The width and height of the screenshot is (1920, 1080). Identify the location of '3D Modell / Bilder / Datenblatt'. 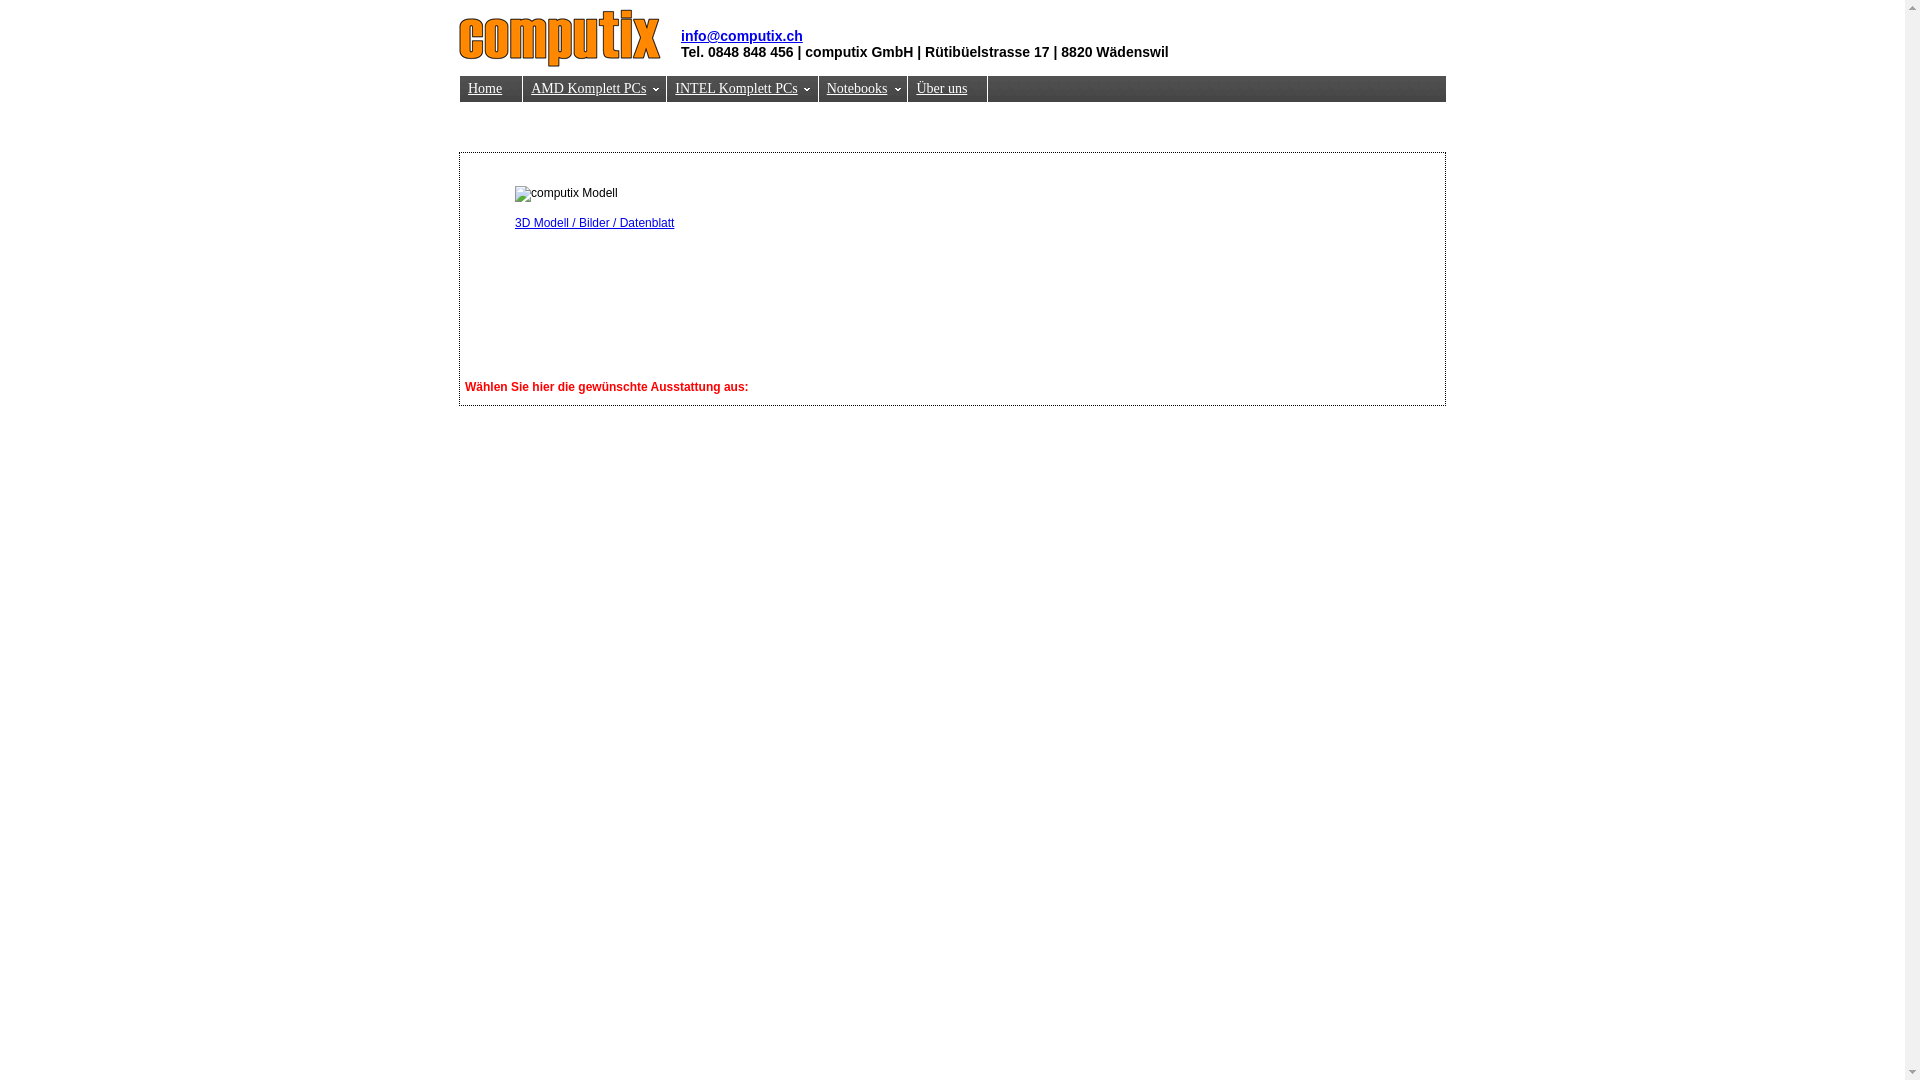
(593, 223).